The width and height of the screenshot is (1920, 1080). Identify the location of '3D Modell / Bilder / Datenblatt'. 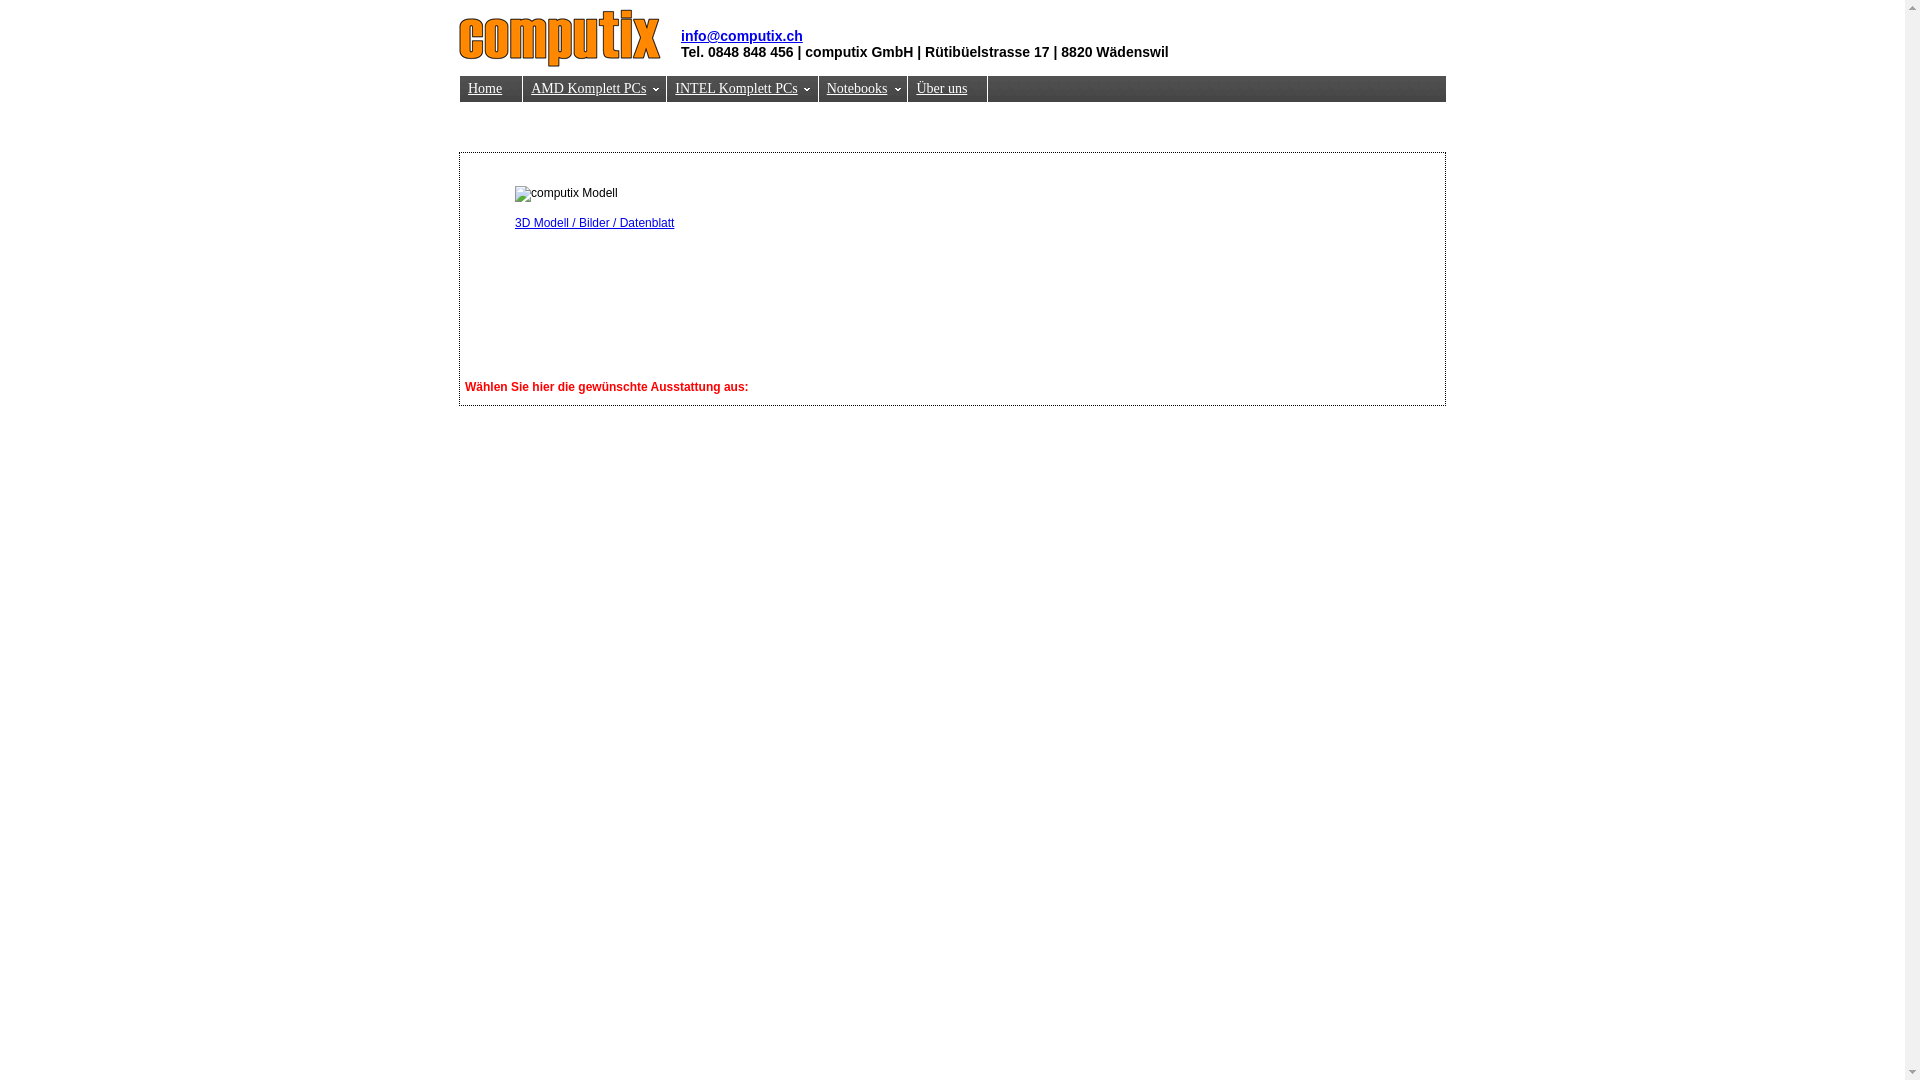
(593, 223).